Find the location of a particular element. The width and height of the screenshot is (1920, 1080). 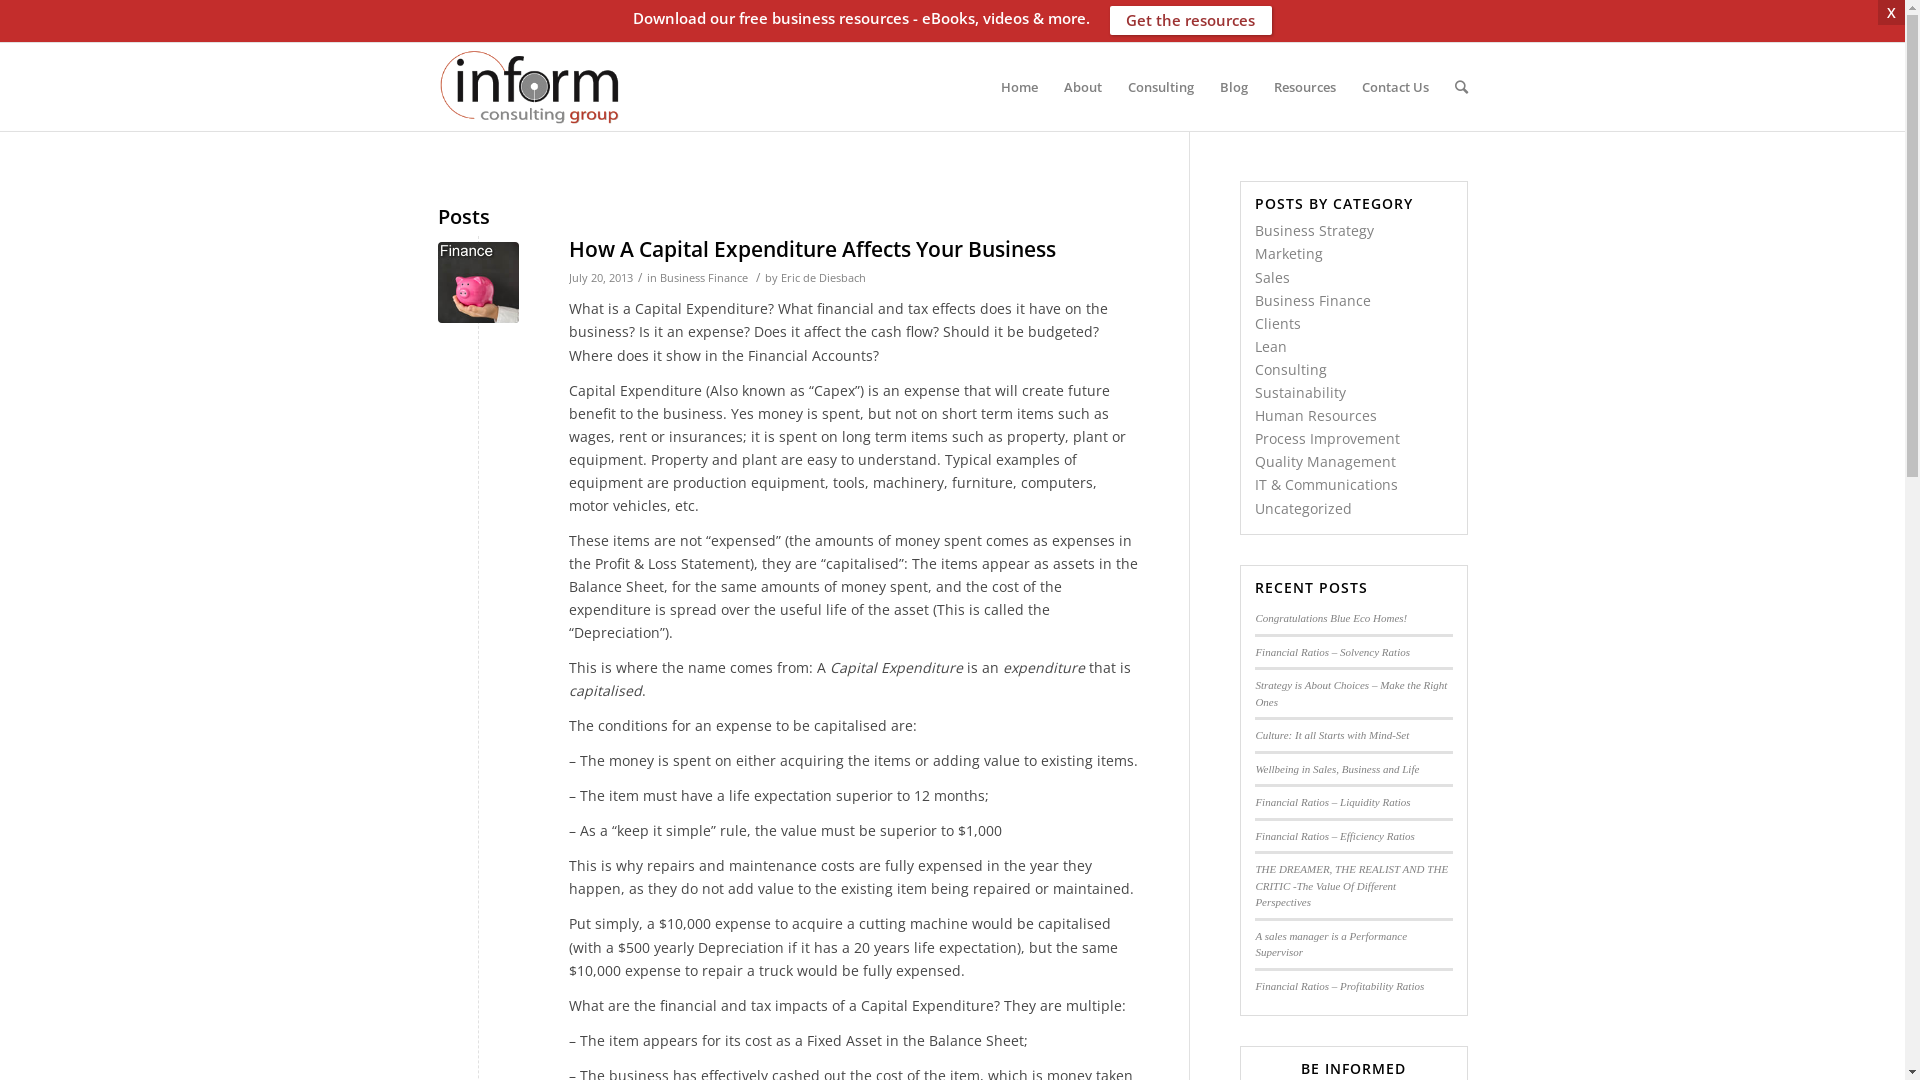

'Resources' is located at coordinates (1304, 86).